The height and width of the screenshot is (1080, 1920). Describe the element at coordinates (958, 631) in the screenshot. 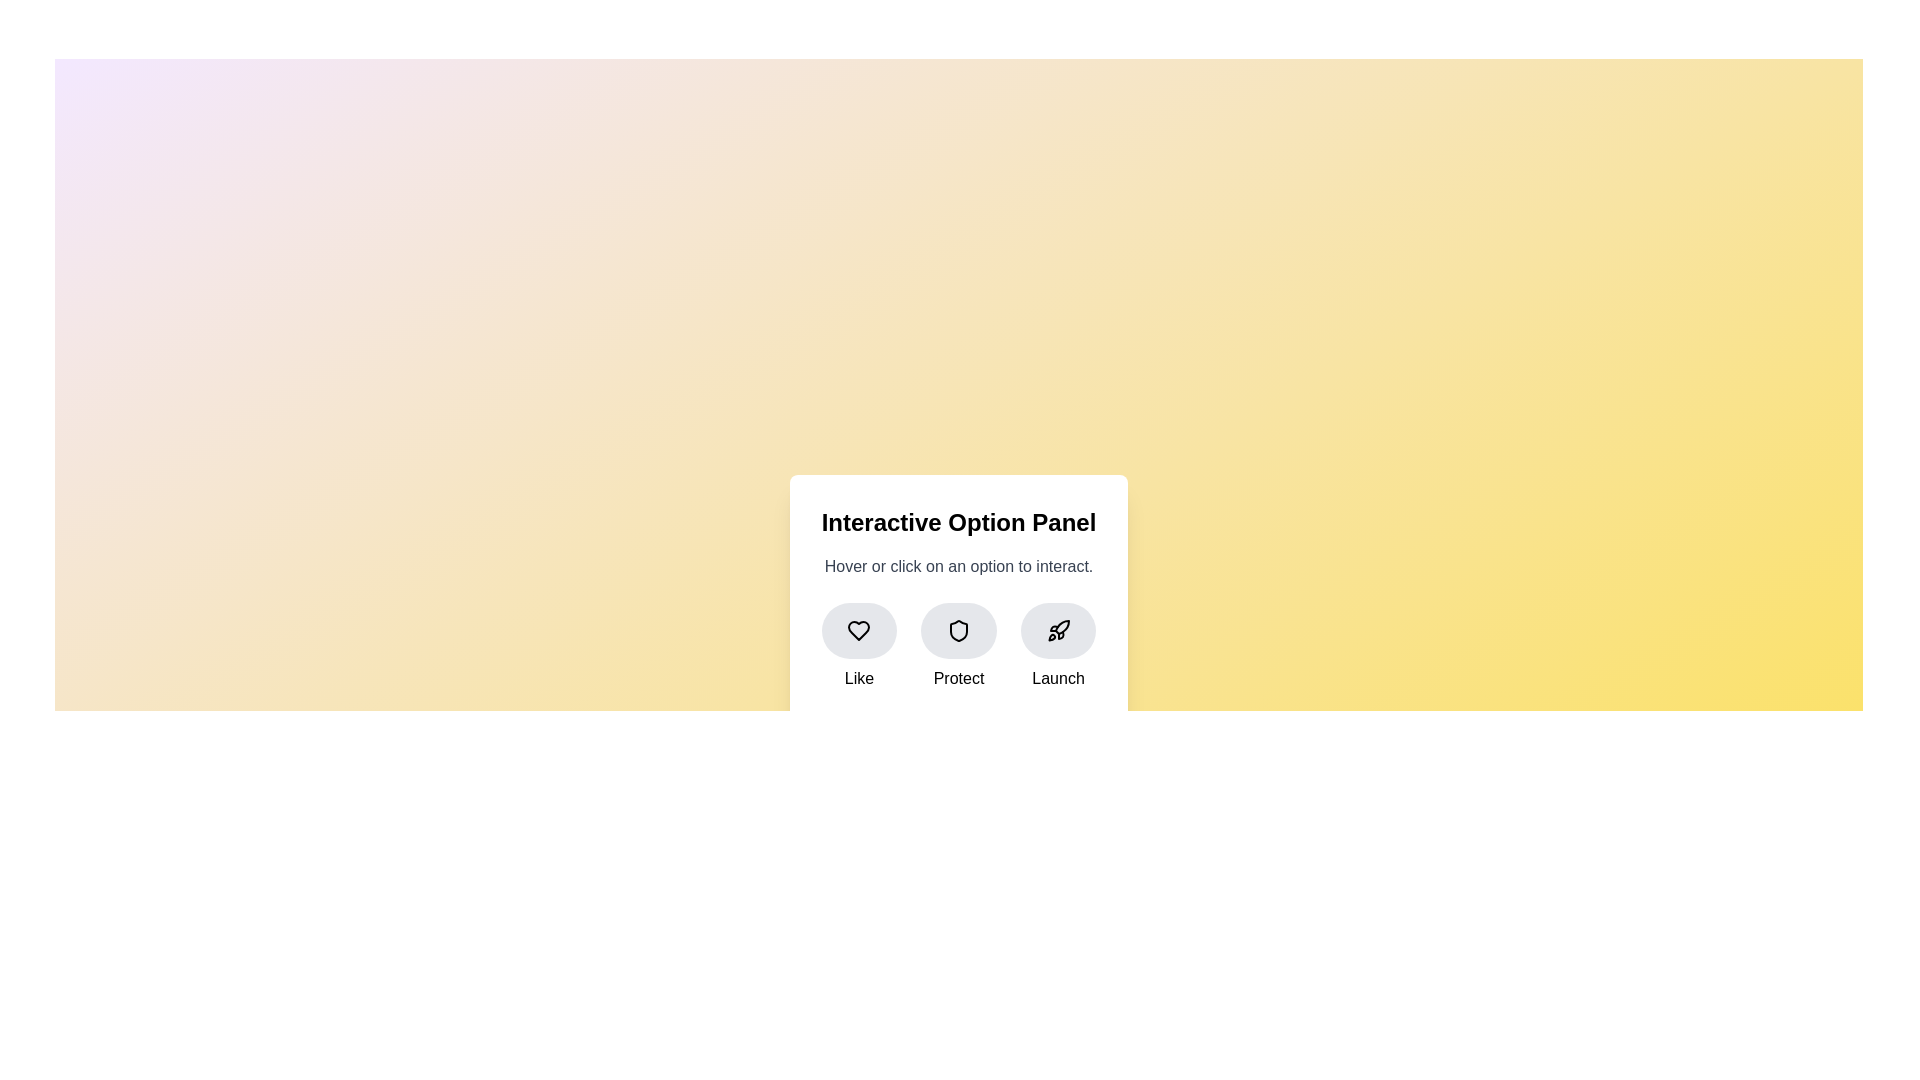

I see `the shield-shaped SVG icon embedded in the central button of the interactive options panel` at that location.